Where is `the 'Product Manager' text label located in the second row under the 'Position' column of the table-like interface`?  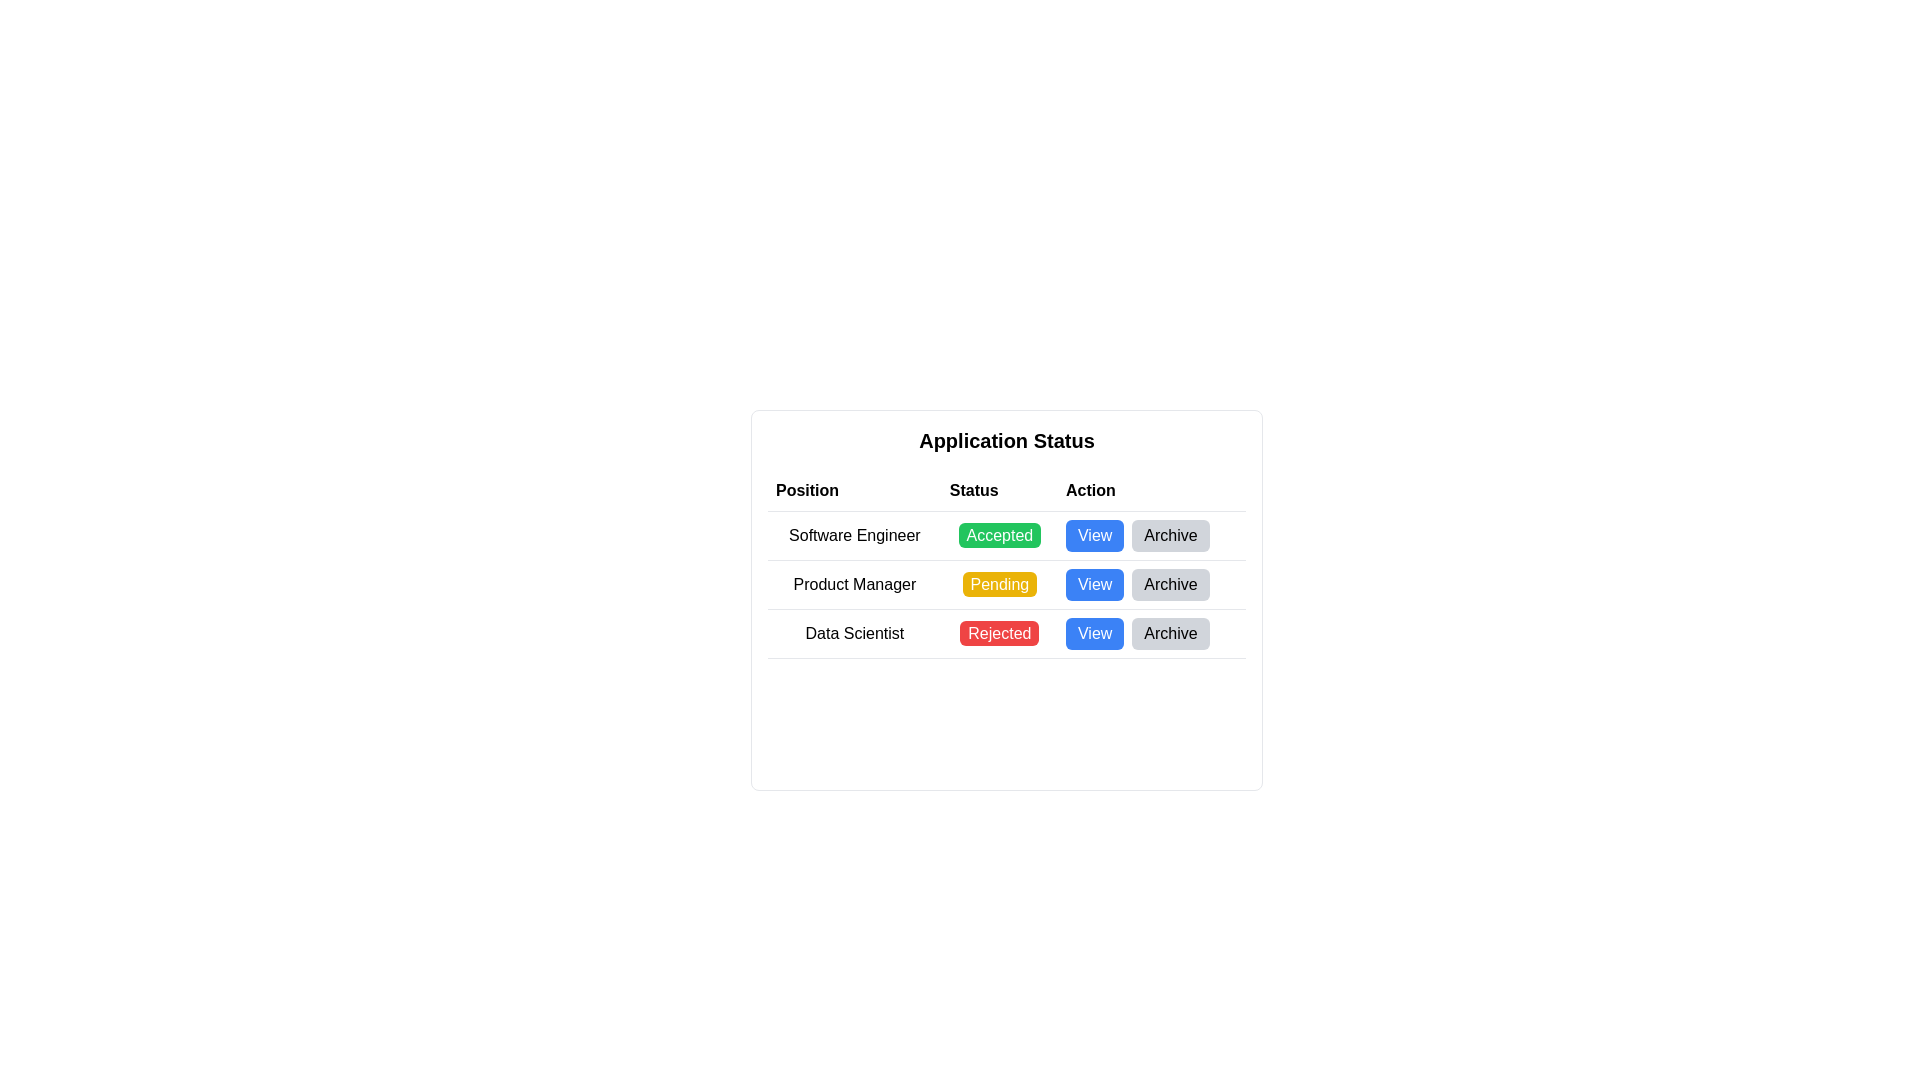
the 'Product Manager' text label located in the second row under the 'Position' column of the table-like interface is located at coordinates (854, 585).